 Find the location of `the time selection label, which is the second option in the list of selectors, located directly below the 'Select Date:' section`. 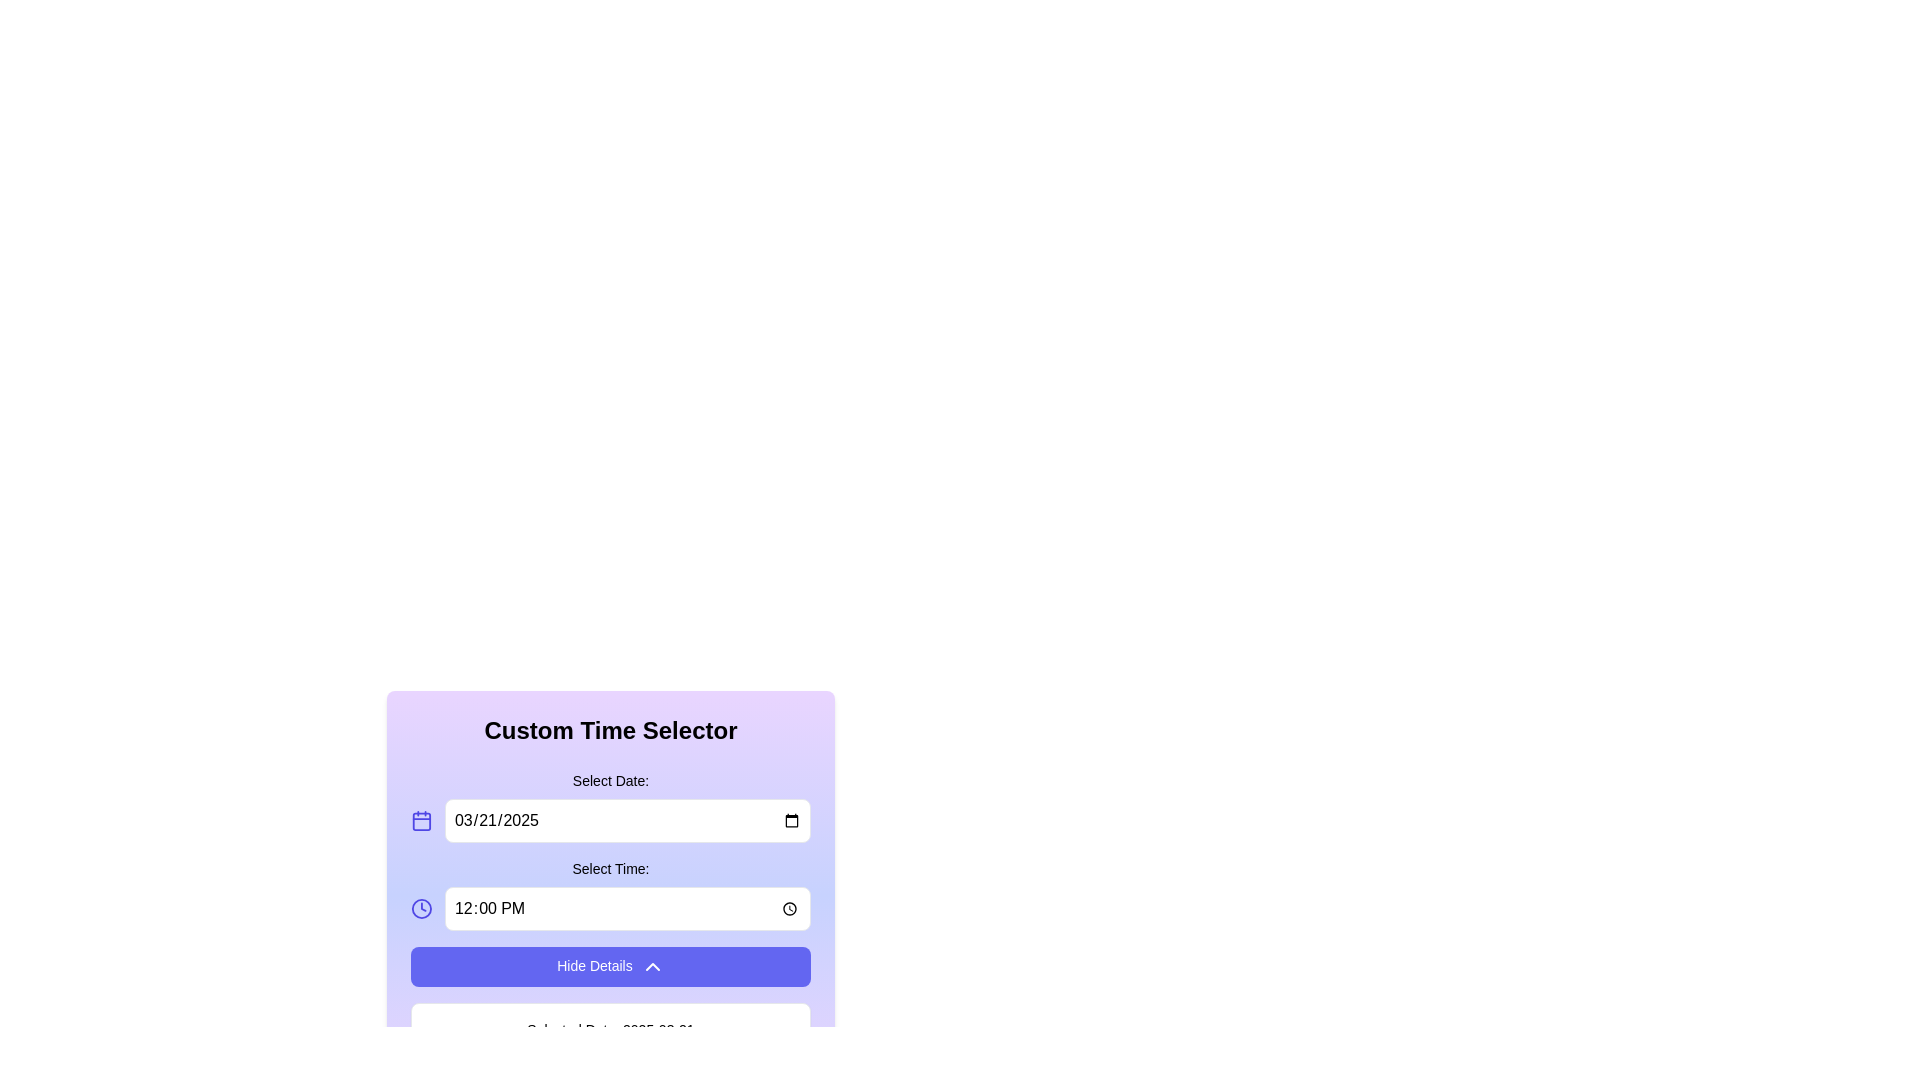

the time selection label, which is the second option in the list of selectors, located directly below the 'Select Date:' section is located at coordinates (609, 893).